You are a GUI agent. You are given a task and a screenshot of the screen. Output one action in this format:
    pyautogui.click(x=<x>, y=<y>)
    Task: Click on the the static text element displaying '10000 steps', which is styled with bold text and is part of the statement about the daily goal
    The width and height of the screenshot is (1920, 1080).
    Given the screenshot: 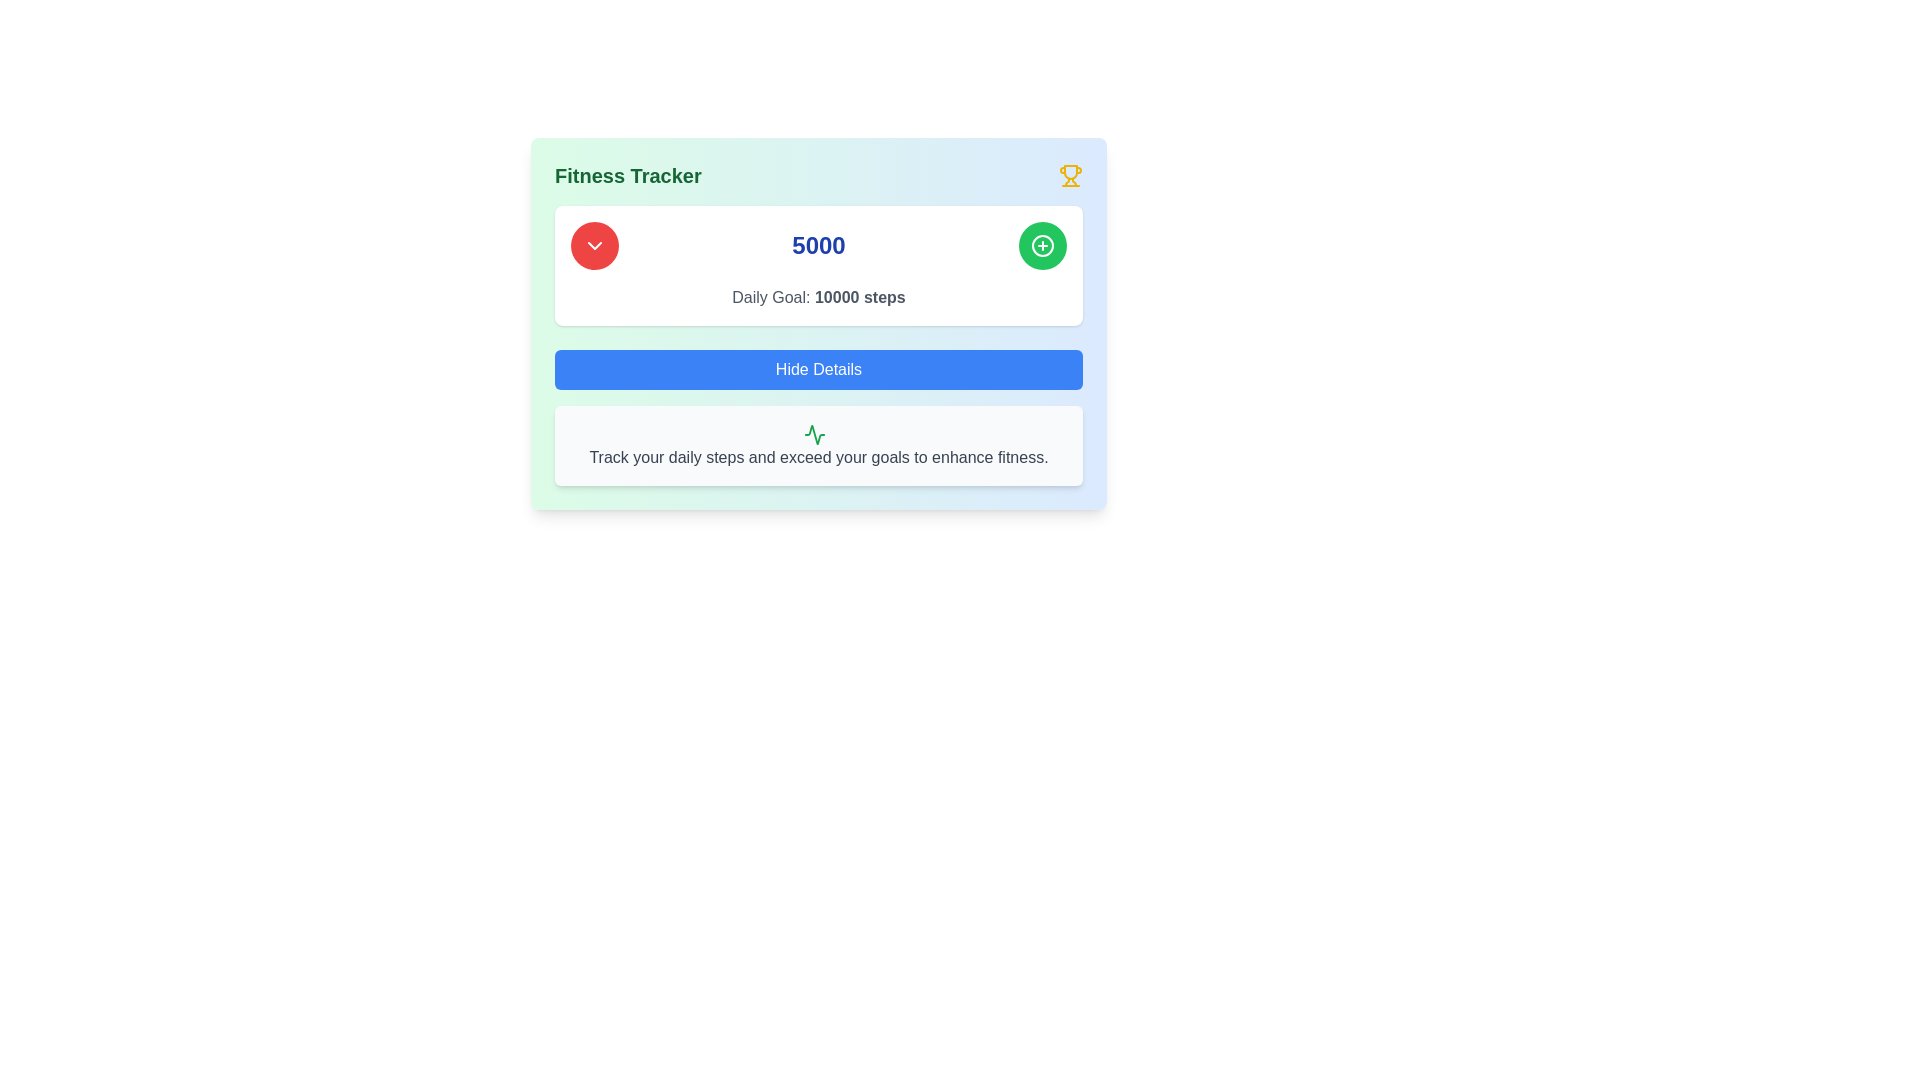 What is the action you would take?
    pyautogui.click(x=860, y=297)
    